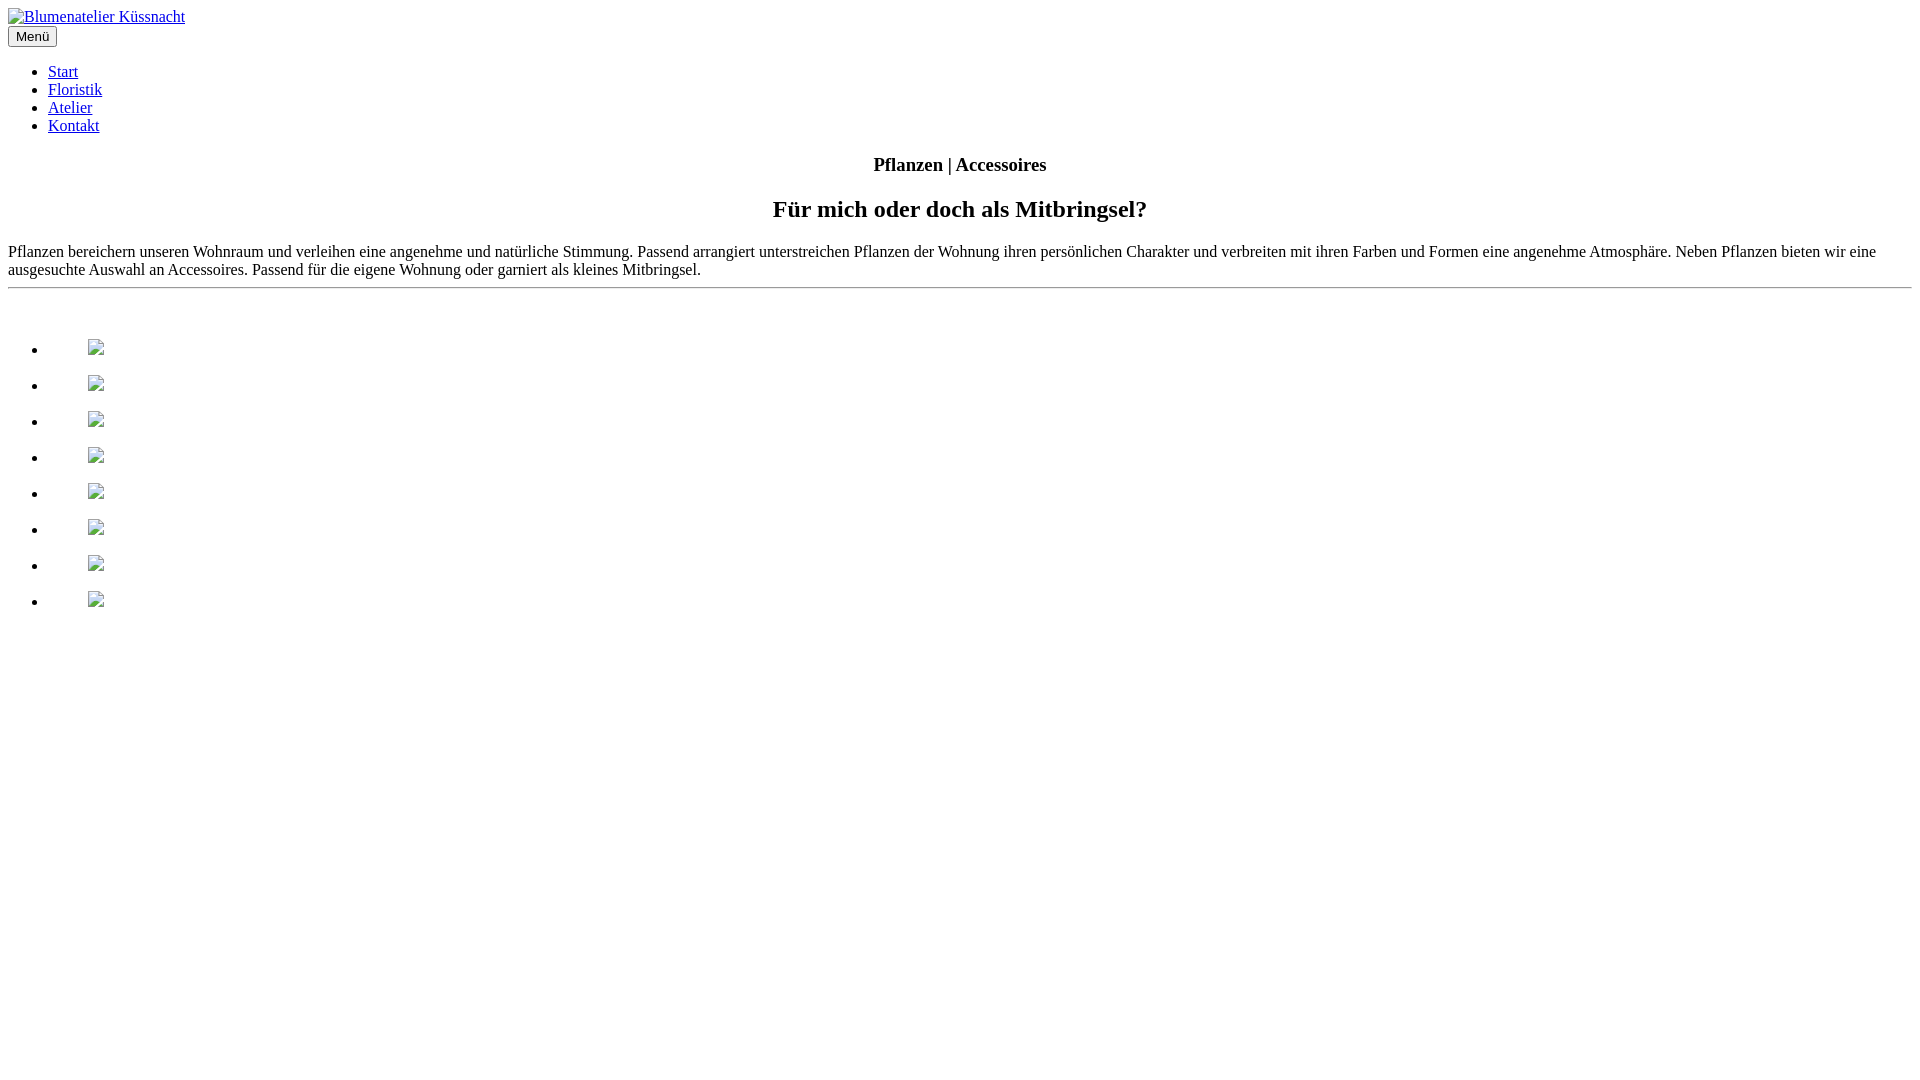  I want to click on 'Start', so click(62, 70).